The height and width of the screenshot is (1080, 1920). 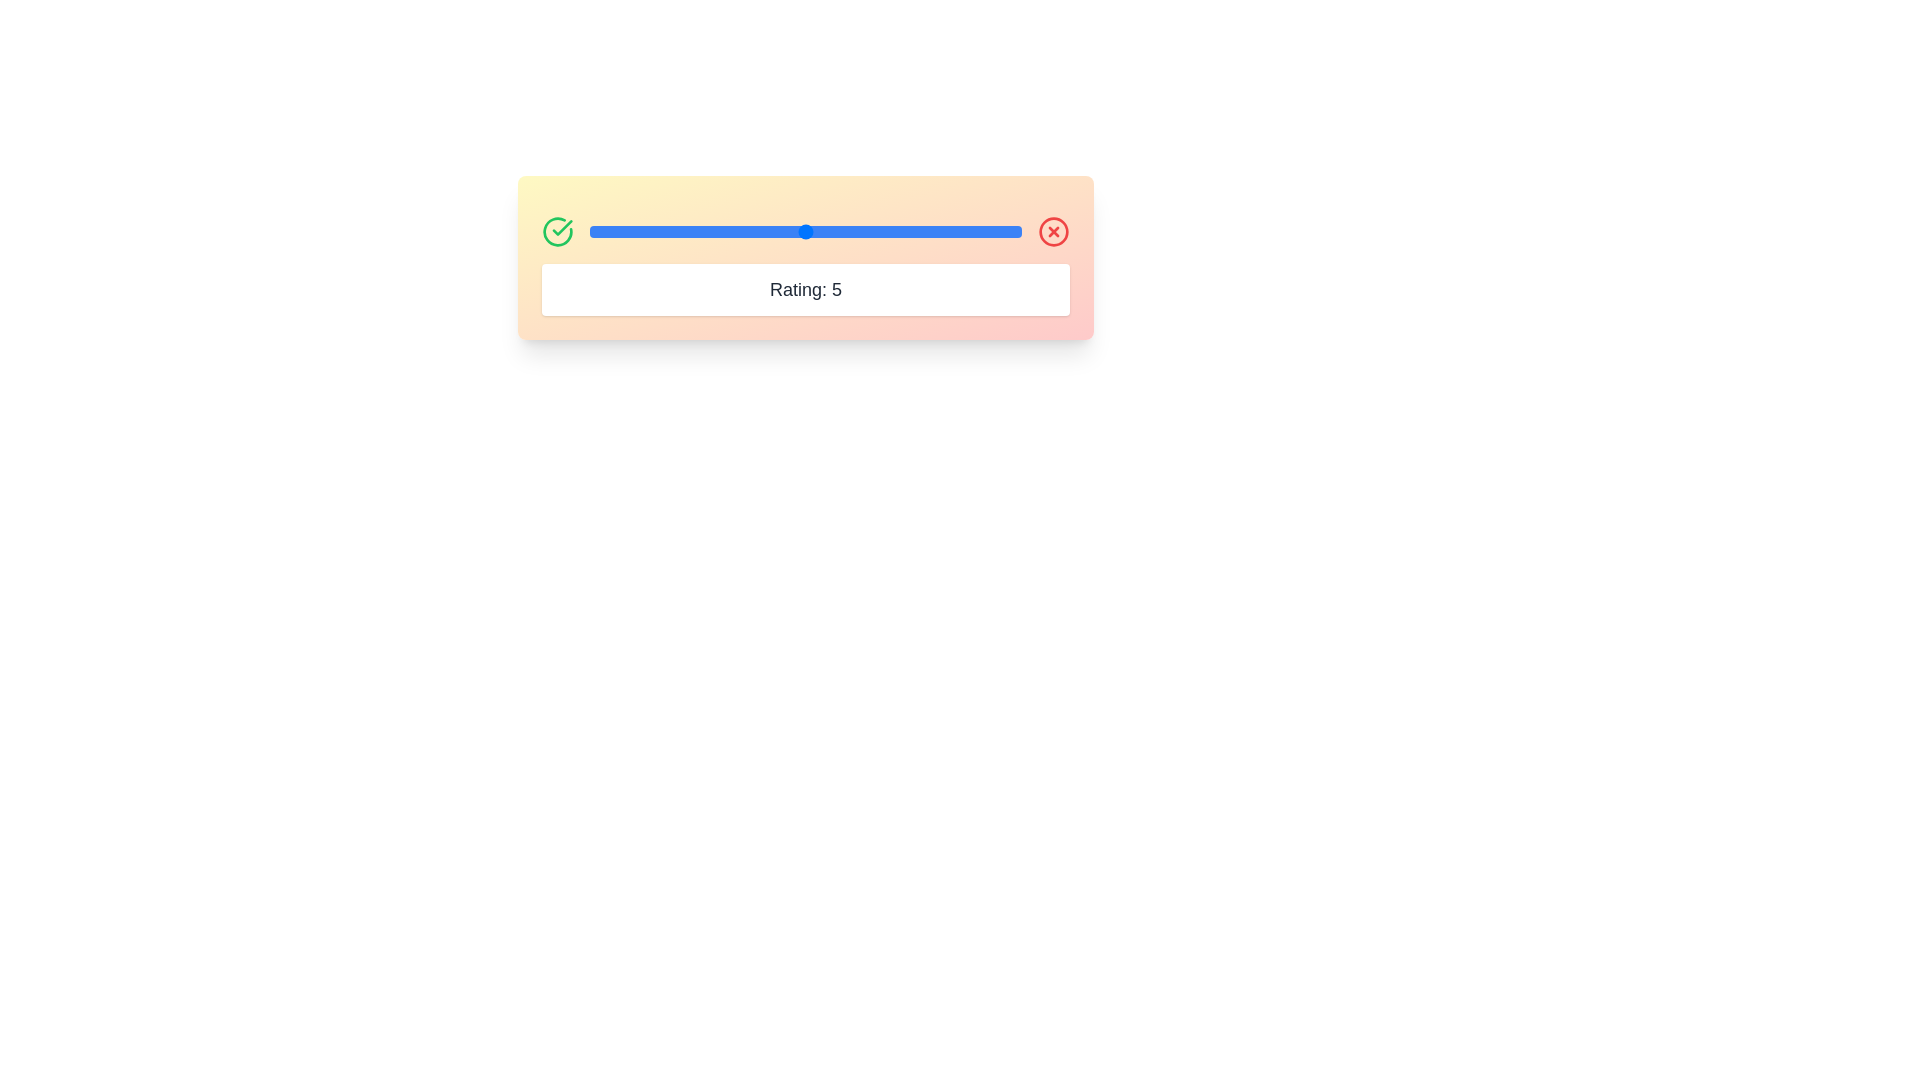 What do you see at coordinates (1053, 230) in the screenshot?
I see `the outer circle outline of the 'X' icon located at the top-right corner of the gradient box` at bounding box center [1053, 230].